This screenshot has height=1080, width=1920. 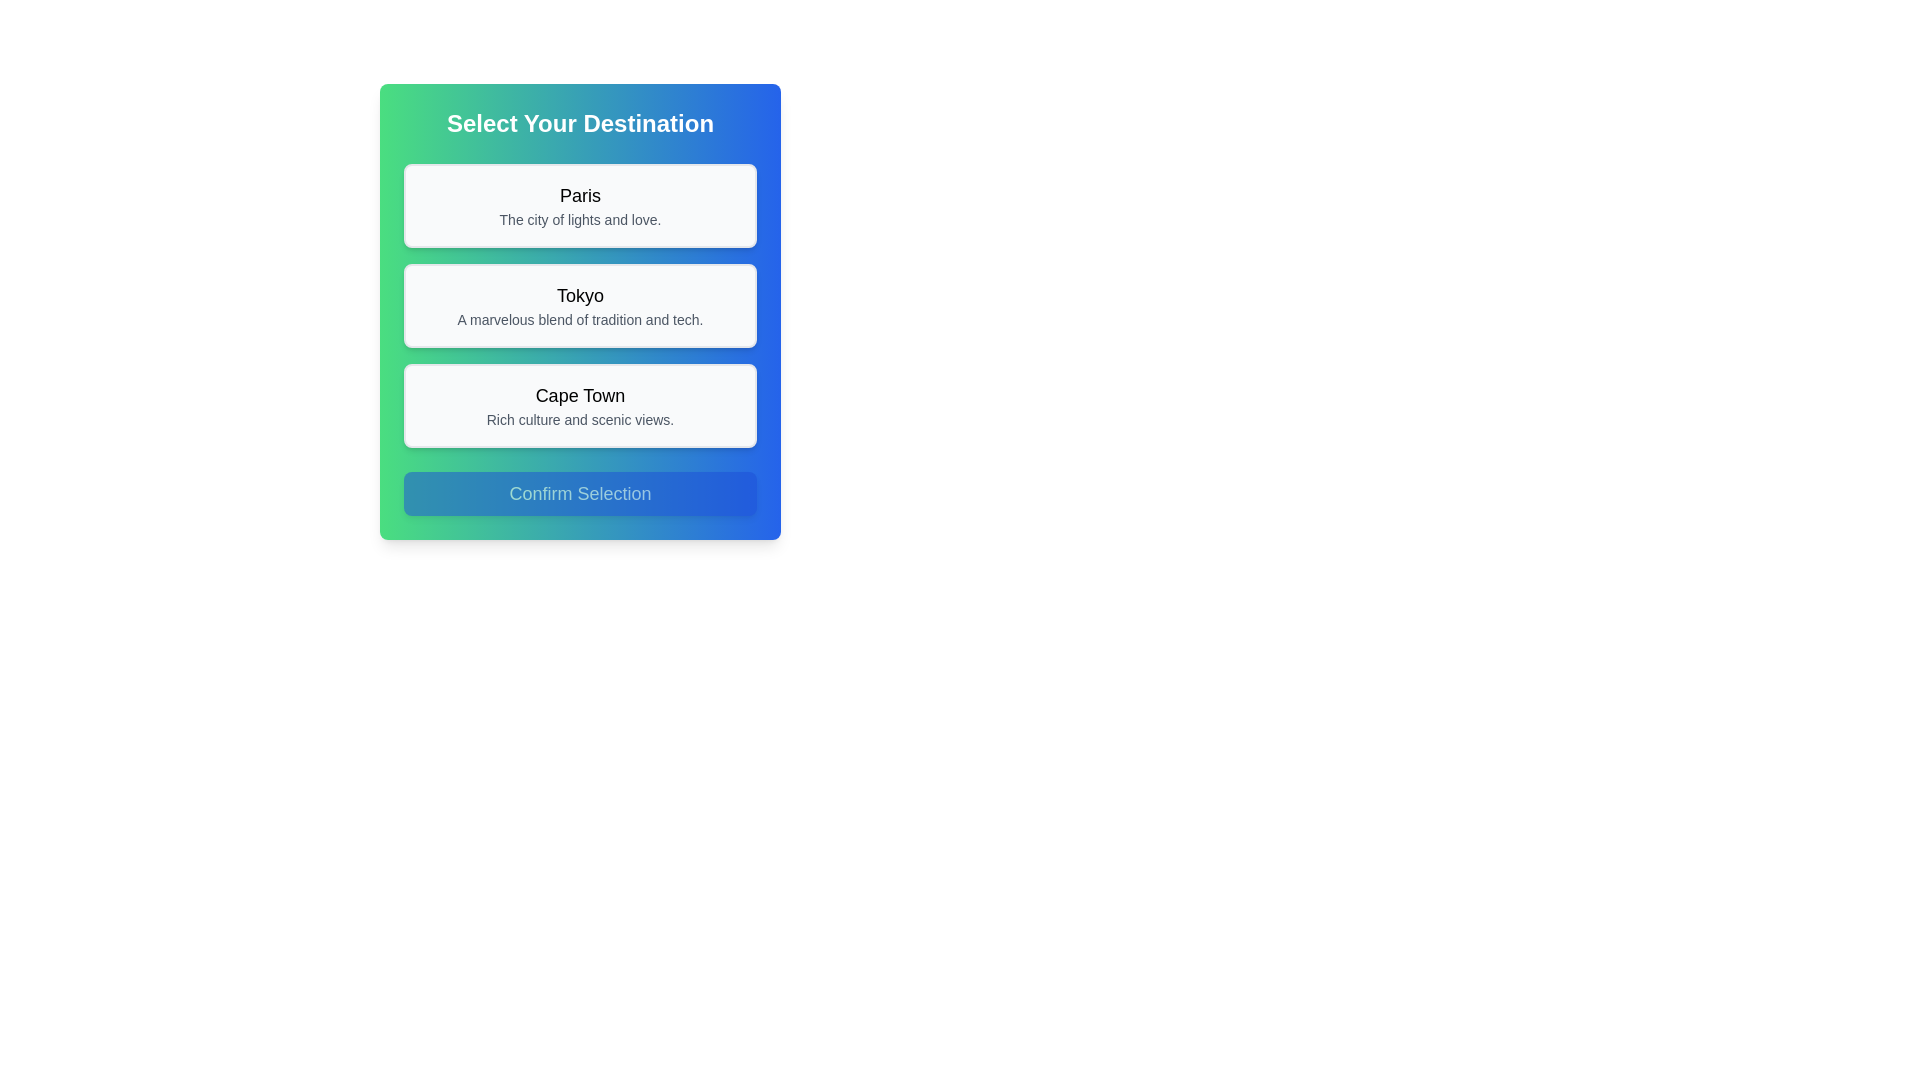 What do you see at coordinates (579, 219) in the screenshot?
I see `the text label that reads 'The city of lights and love', which is styled in light gray and positioned below the larger text 'Paris'` at bounding box center [579, 219].